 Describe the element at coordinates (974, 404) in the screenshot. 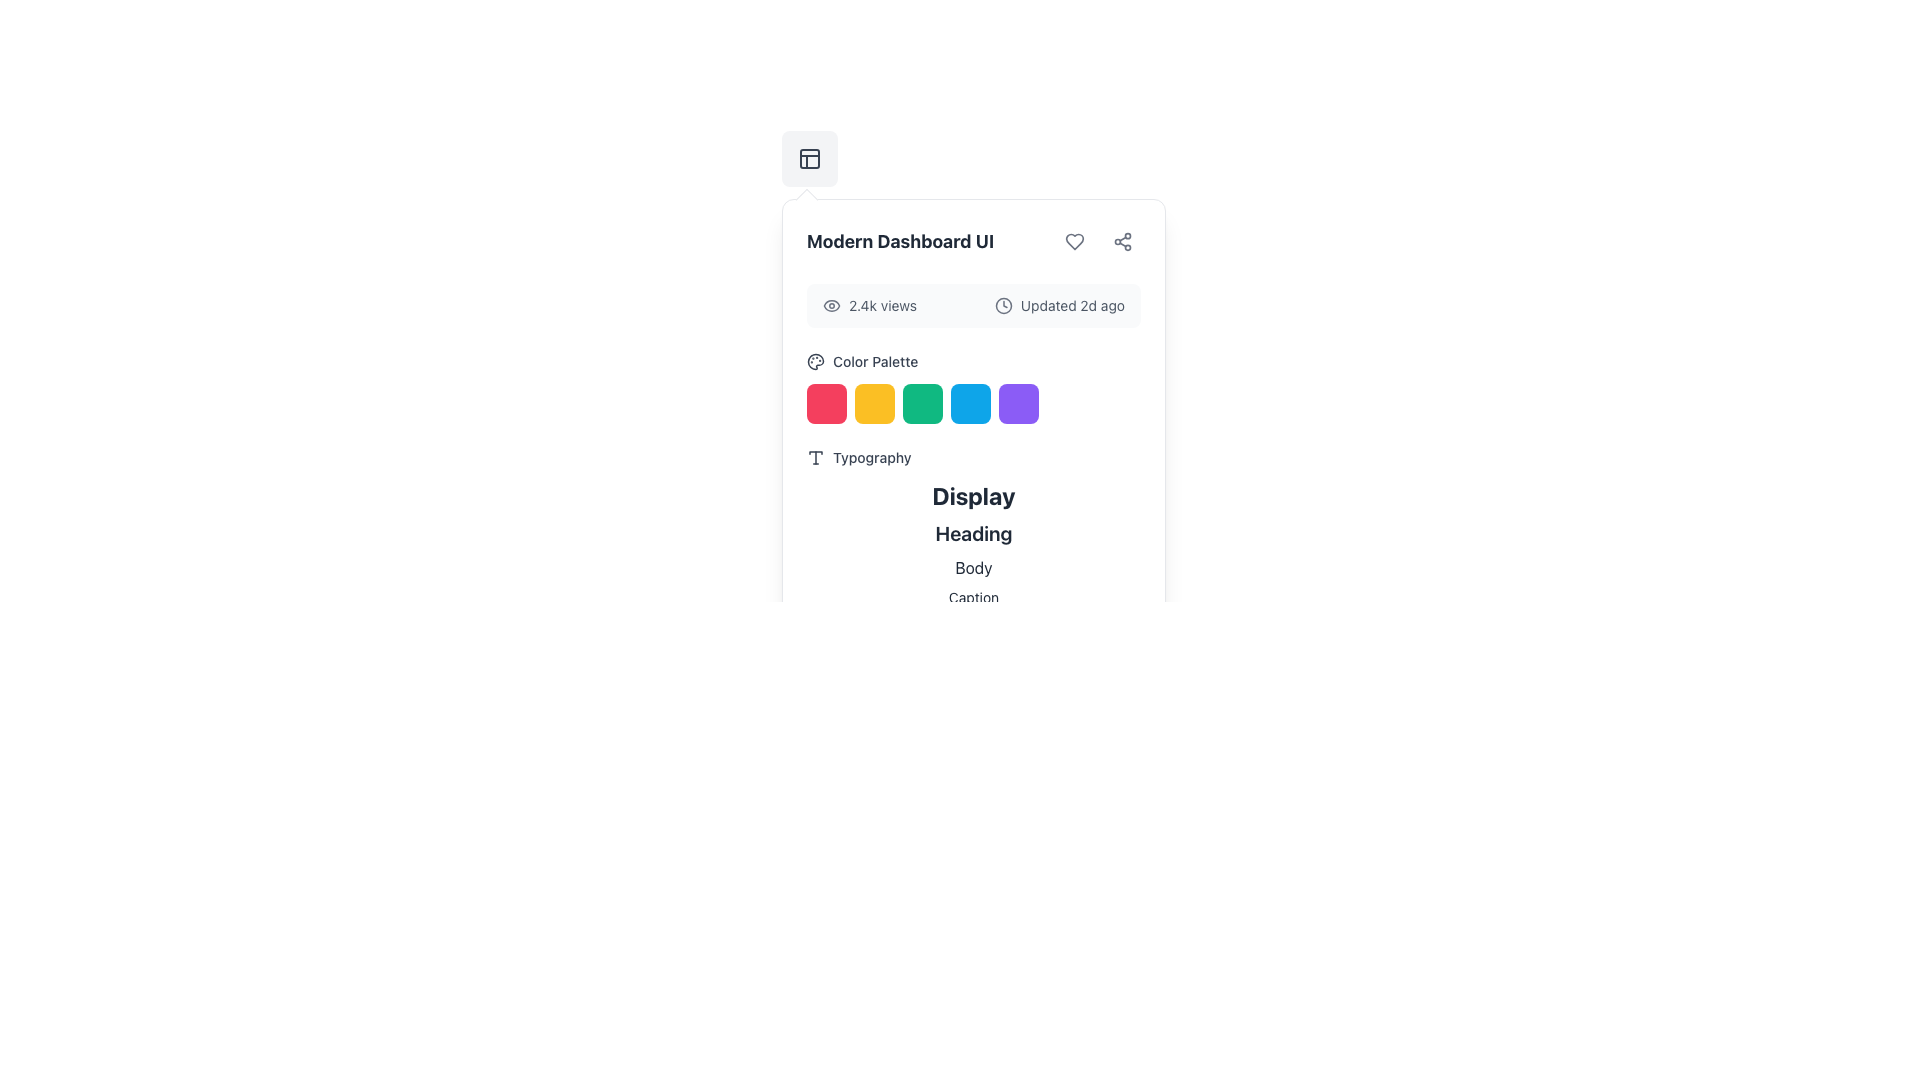

I see `the color selection palette, which consists of five rounded square icons arranged horizontally in colors red, yellow, green, blue, and purple` at that location.